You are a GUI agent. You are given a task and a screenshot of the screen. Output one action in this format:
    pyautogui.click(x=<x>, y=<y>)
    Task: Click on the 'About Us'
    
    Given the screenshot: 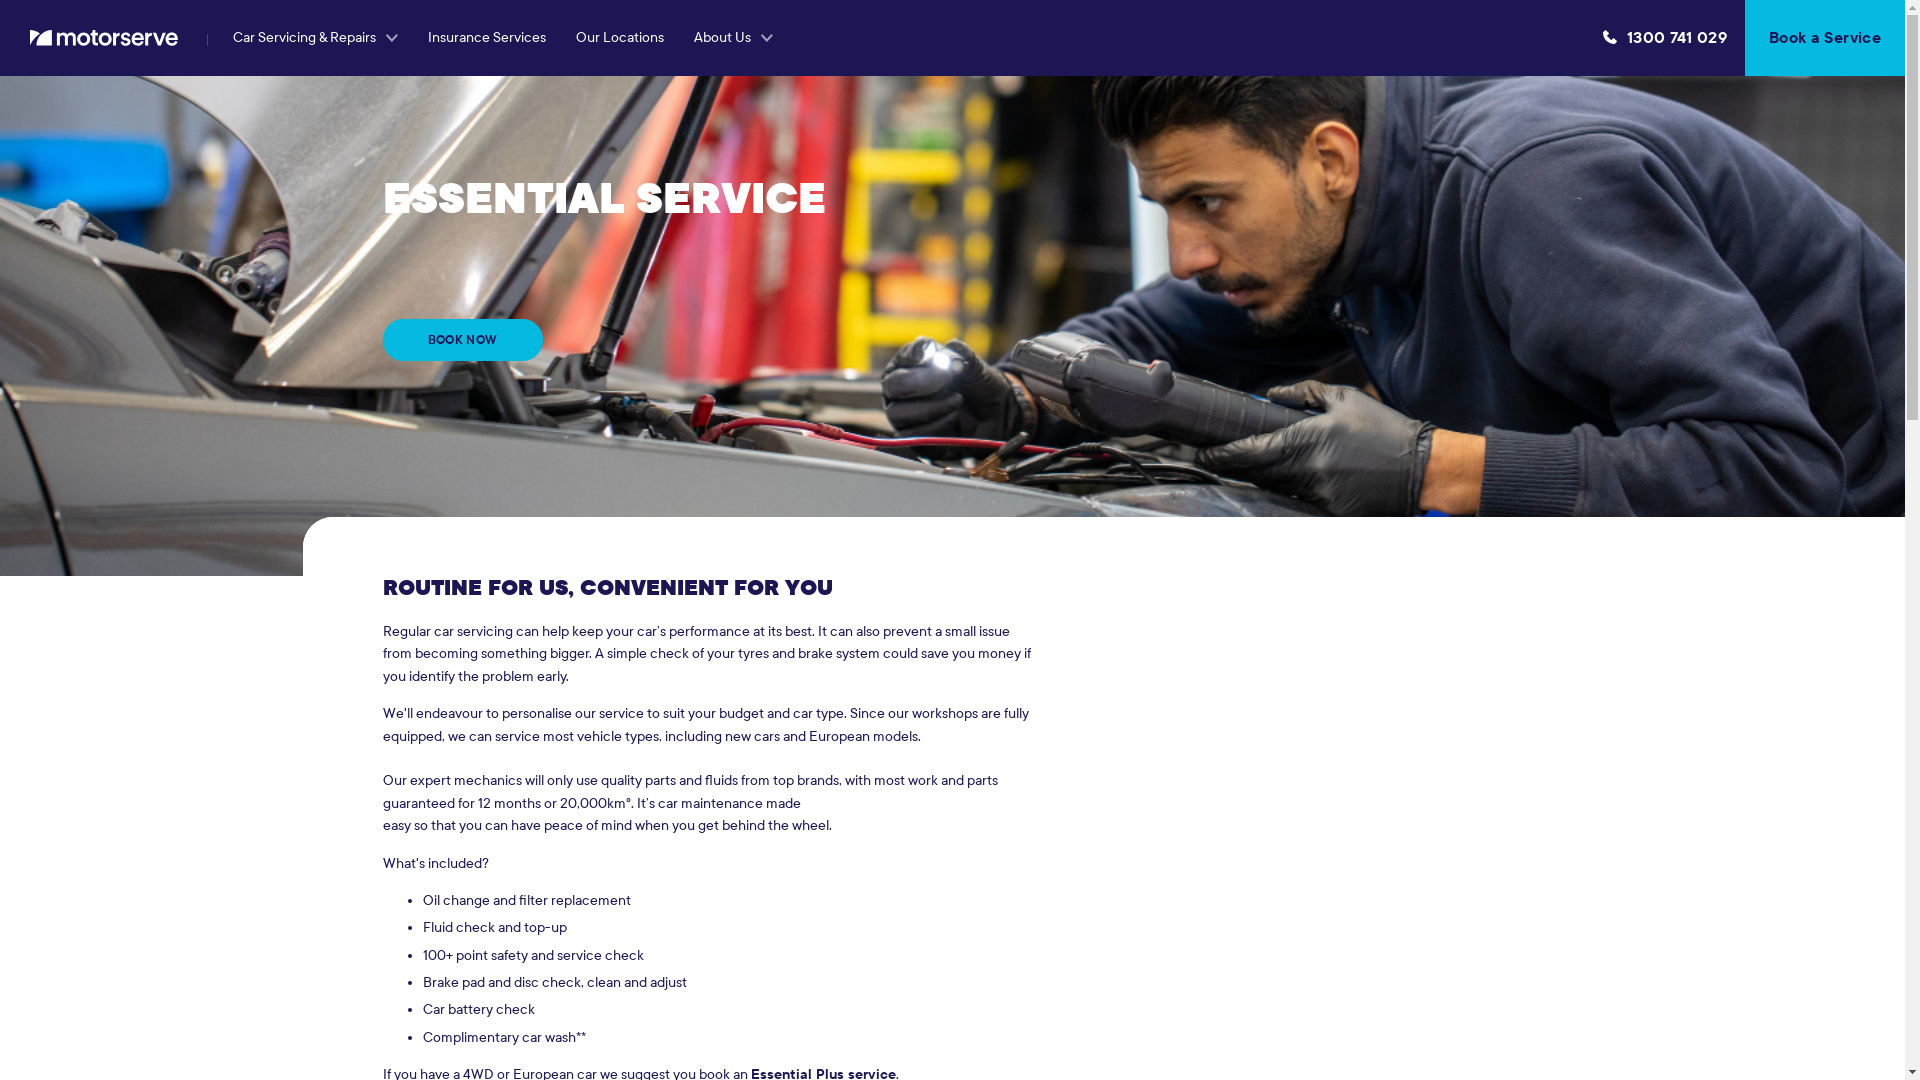 What is the action you would take?
    pyautogui.click(x=678, y=38)
    